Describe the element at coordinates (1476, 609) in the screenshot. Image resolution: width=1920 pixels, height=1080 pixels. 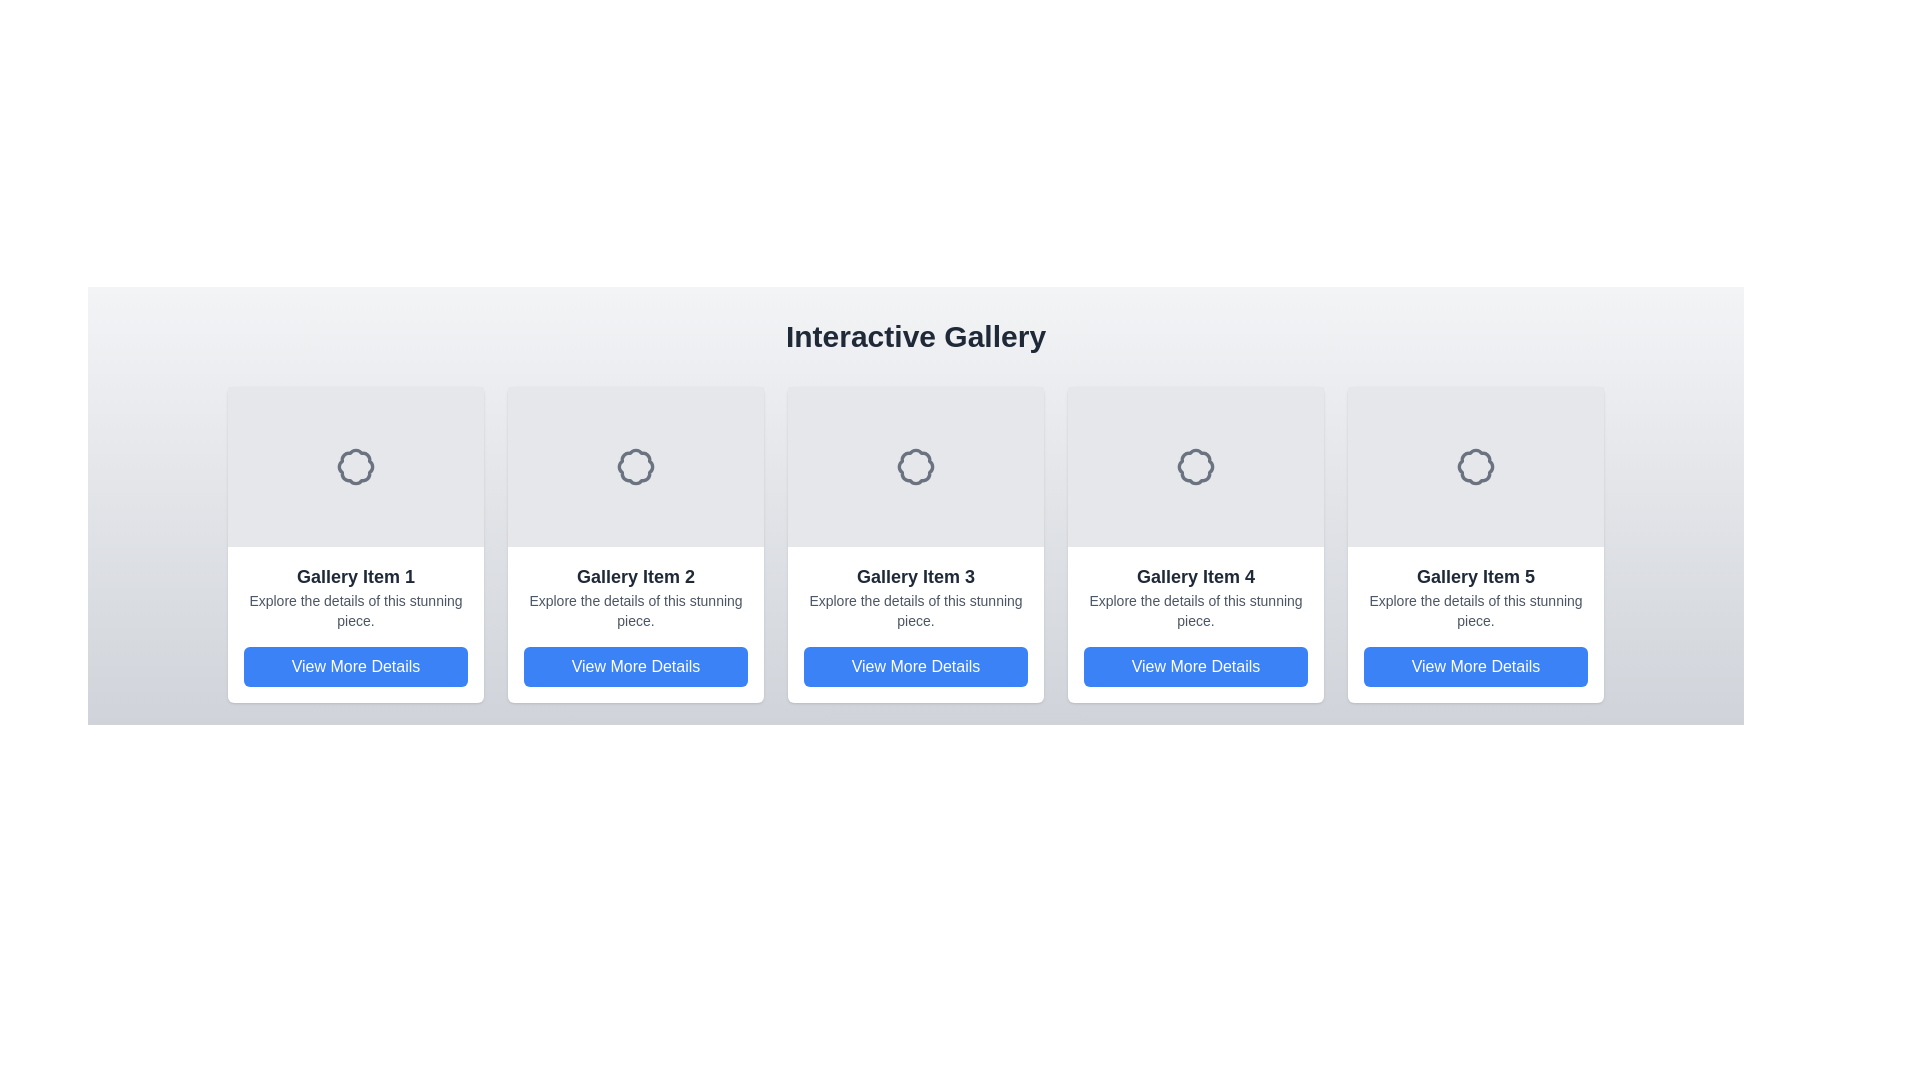
I see `the descriptive text label located in the fifth card of the gallery, positioned below 'Gallery Item 5' and above the 'View More Details' button` at that location.